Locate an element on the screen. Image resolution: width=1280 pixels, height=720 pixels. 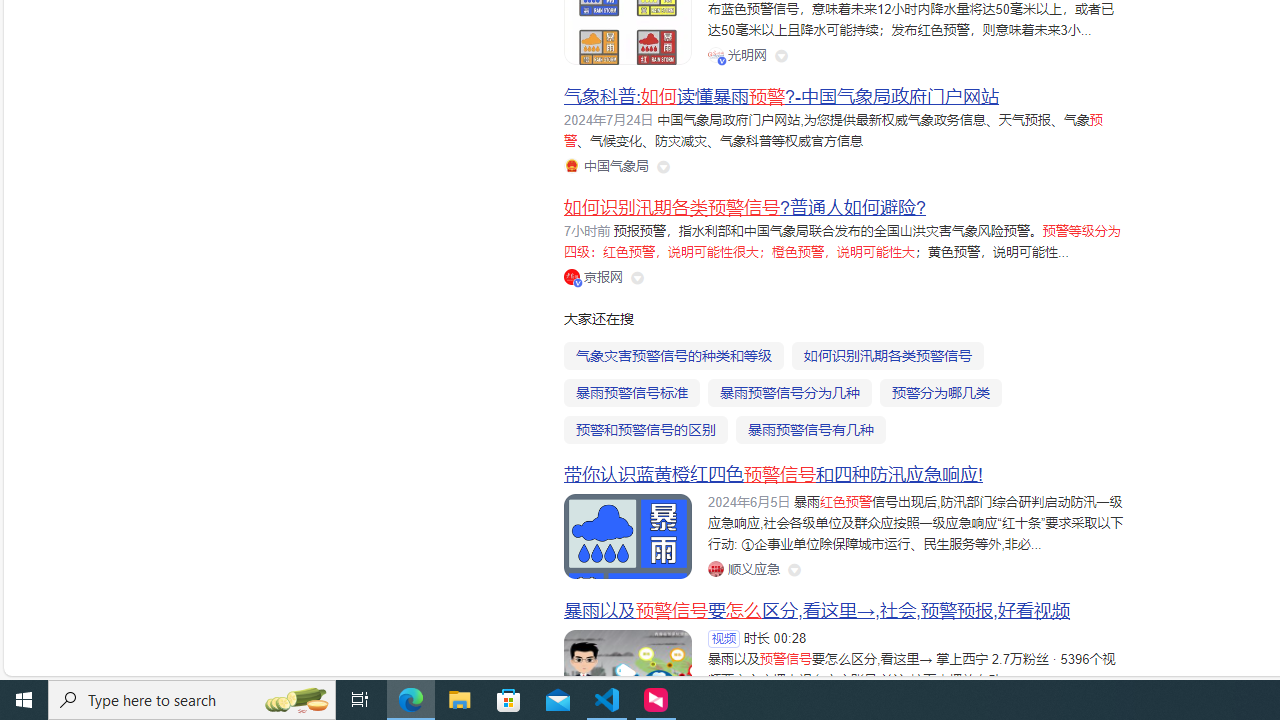
'Class: vip-icon_kNmNt' is located at coordinates (576, 282).